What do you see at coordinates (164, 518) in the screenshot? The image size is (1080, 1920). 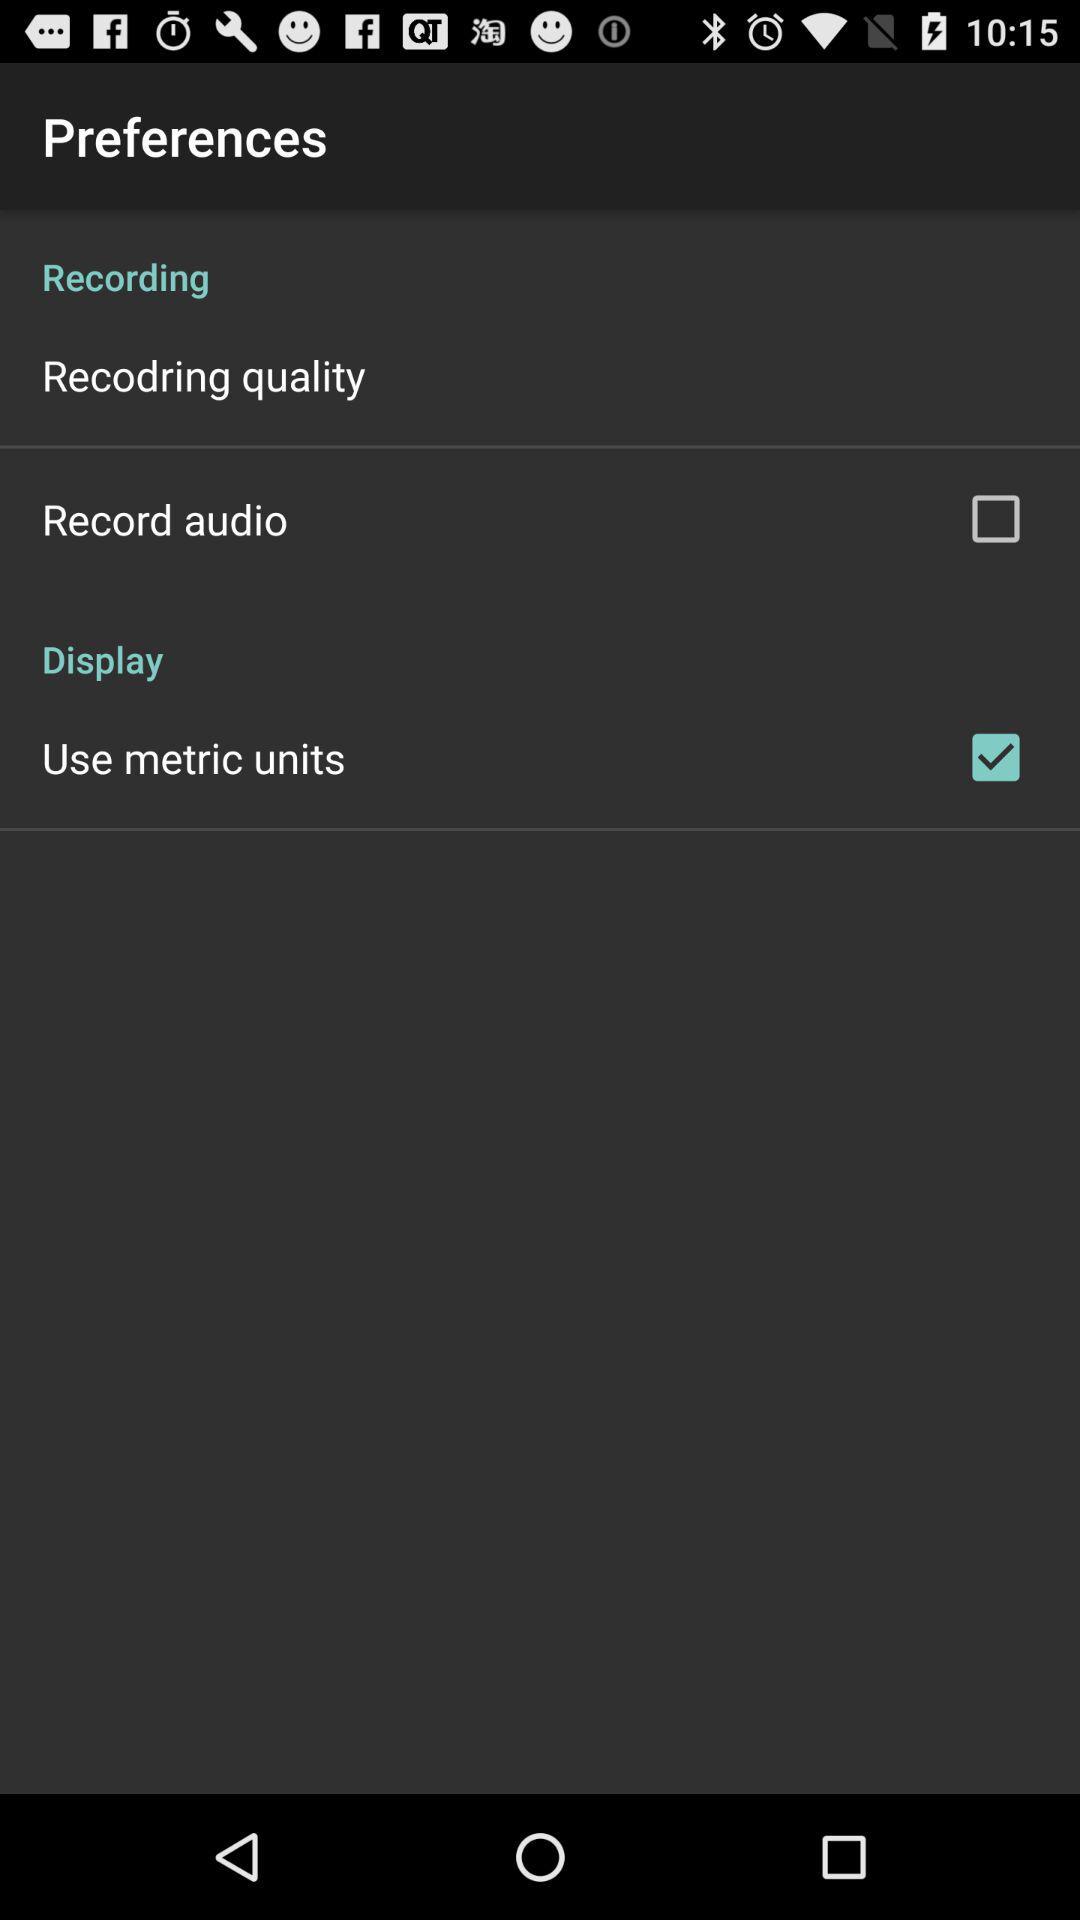 I see `the record audio app` at bounding box center [164, 518].